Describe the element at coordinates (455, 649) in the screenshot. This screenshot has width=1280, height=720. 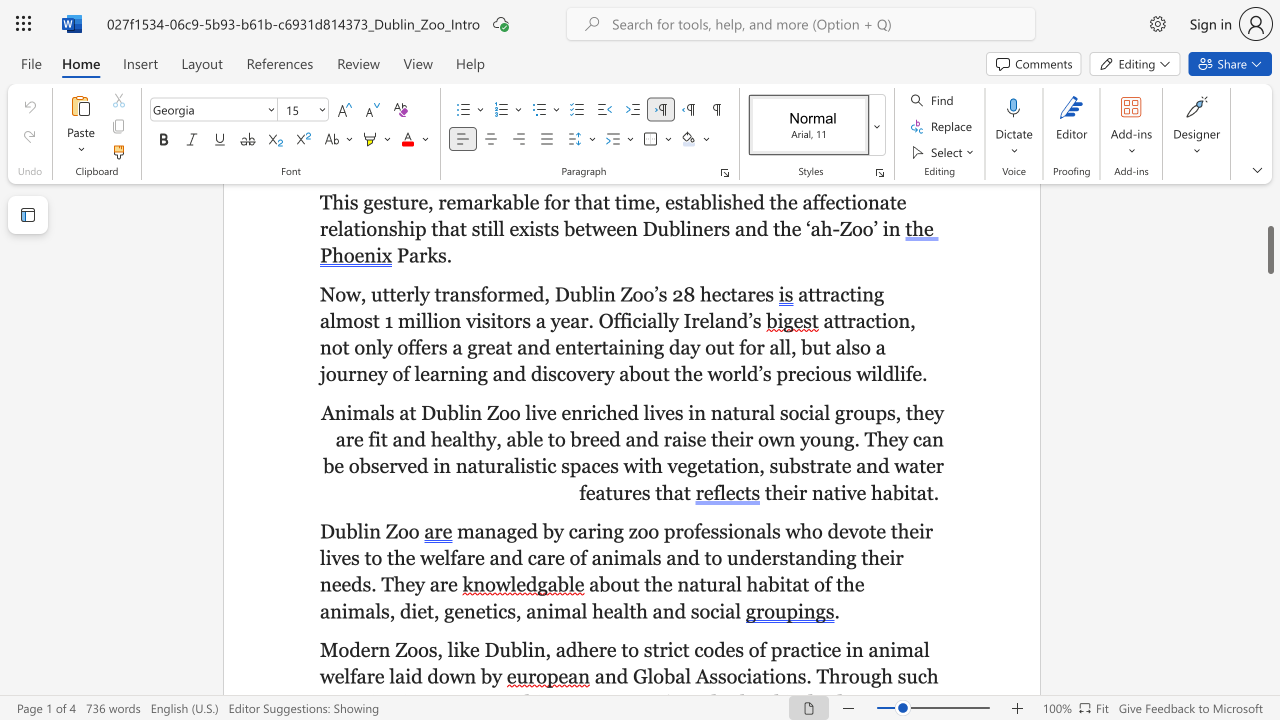
I see `the 1th character "i" in the text` at that location.